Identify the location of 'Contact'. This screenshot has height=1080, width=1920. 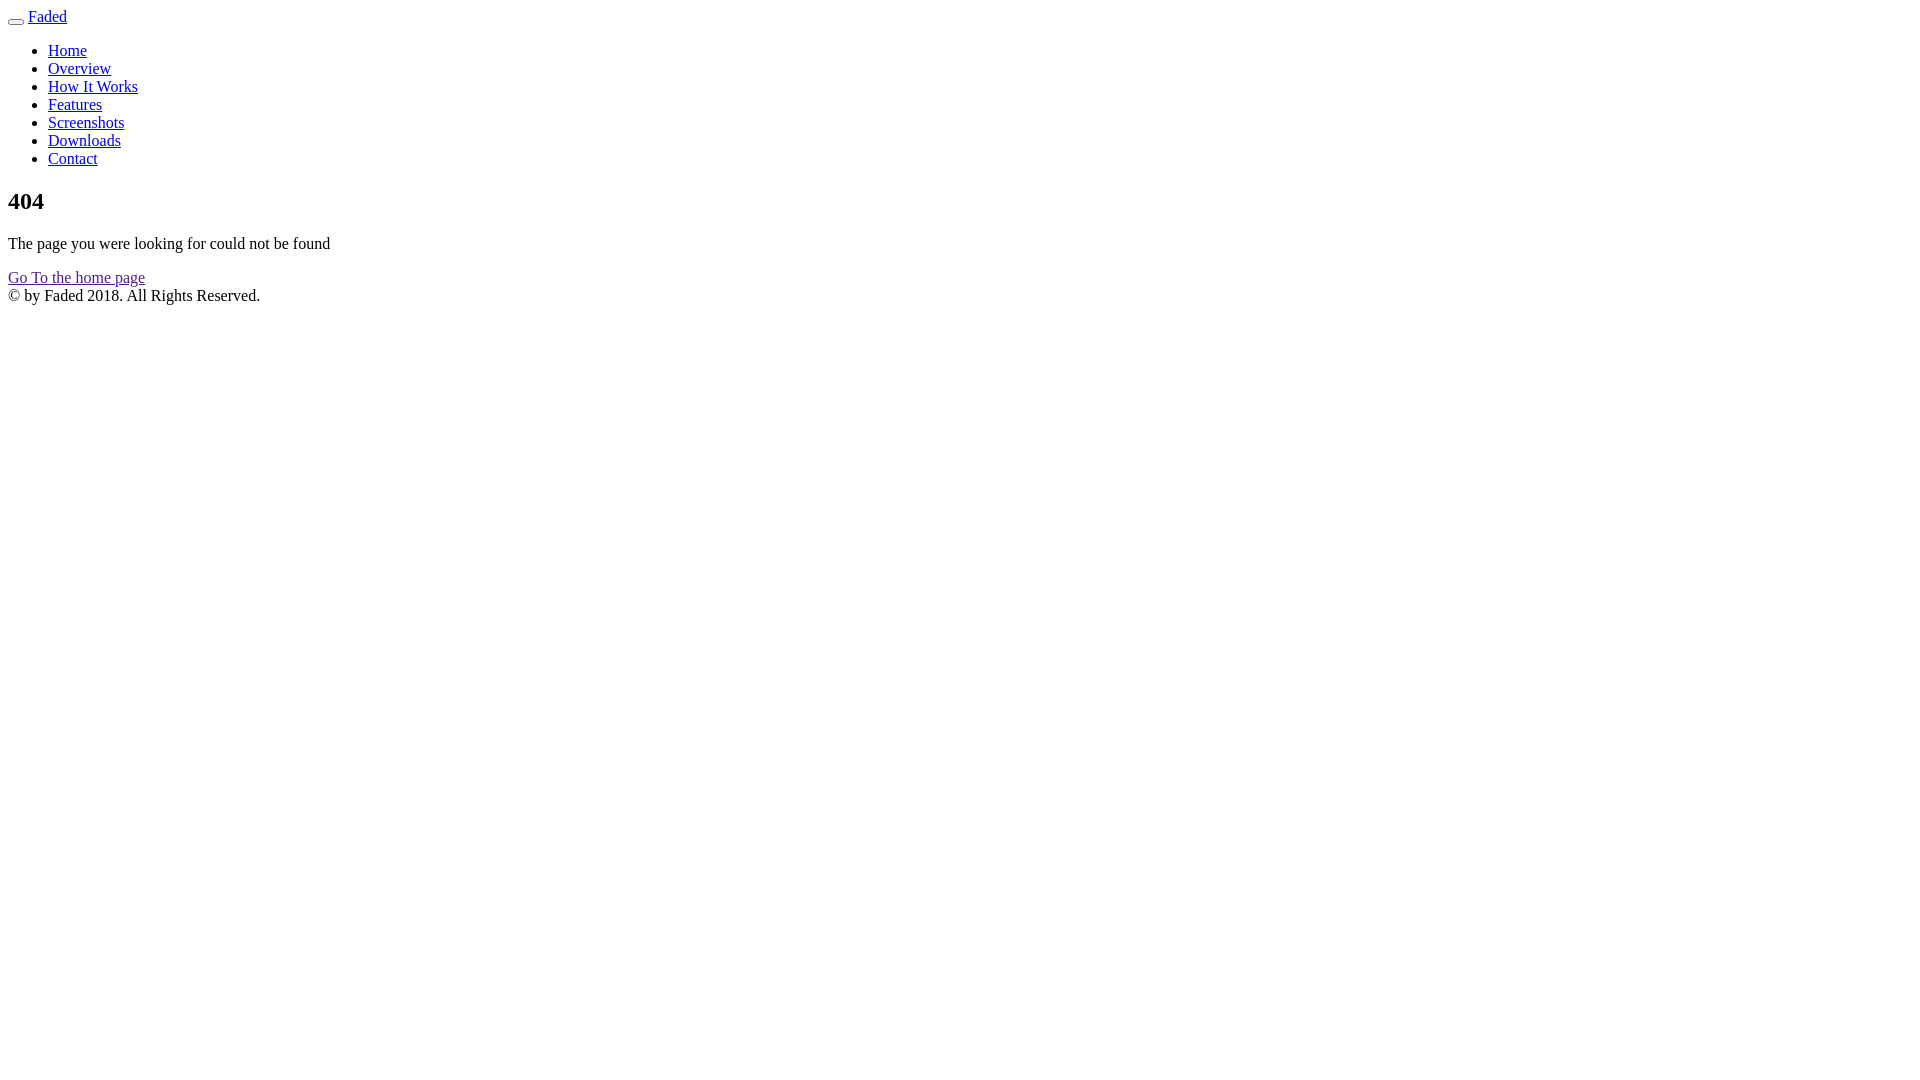
(72, 157).